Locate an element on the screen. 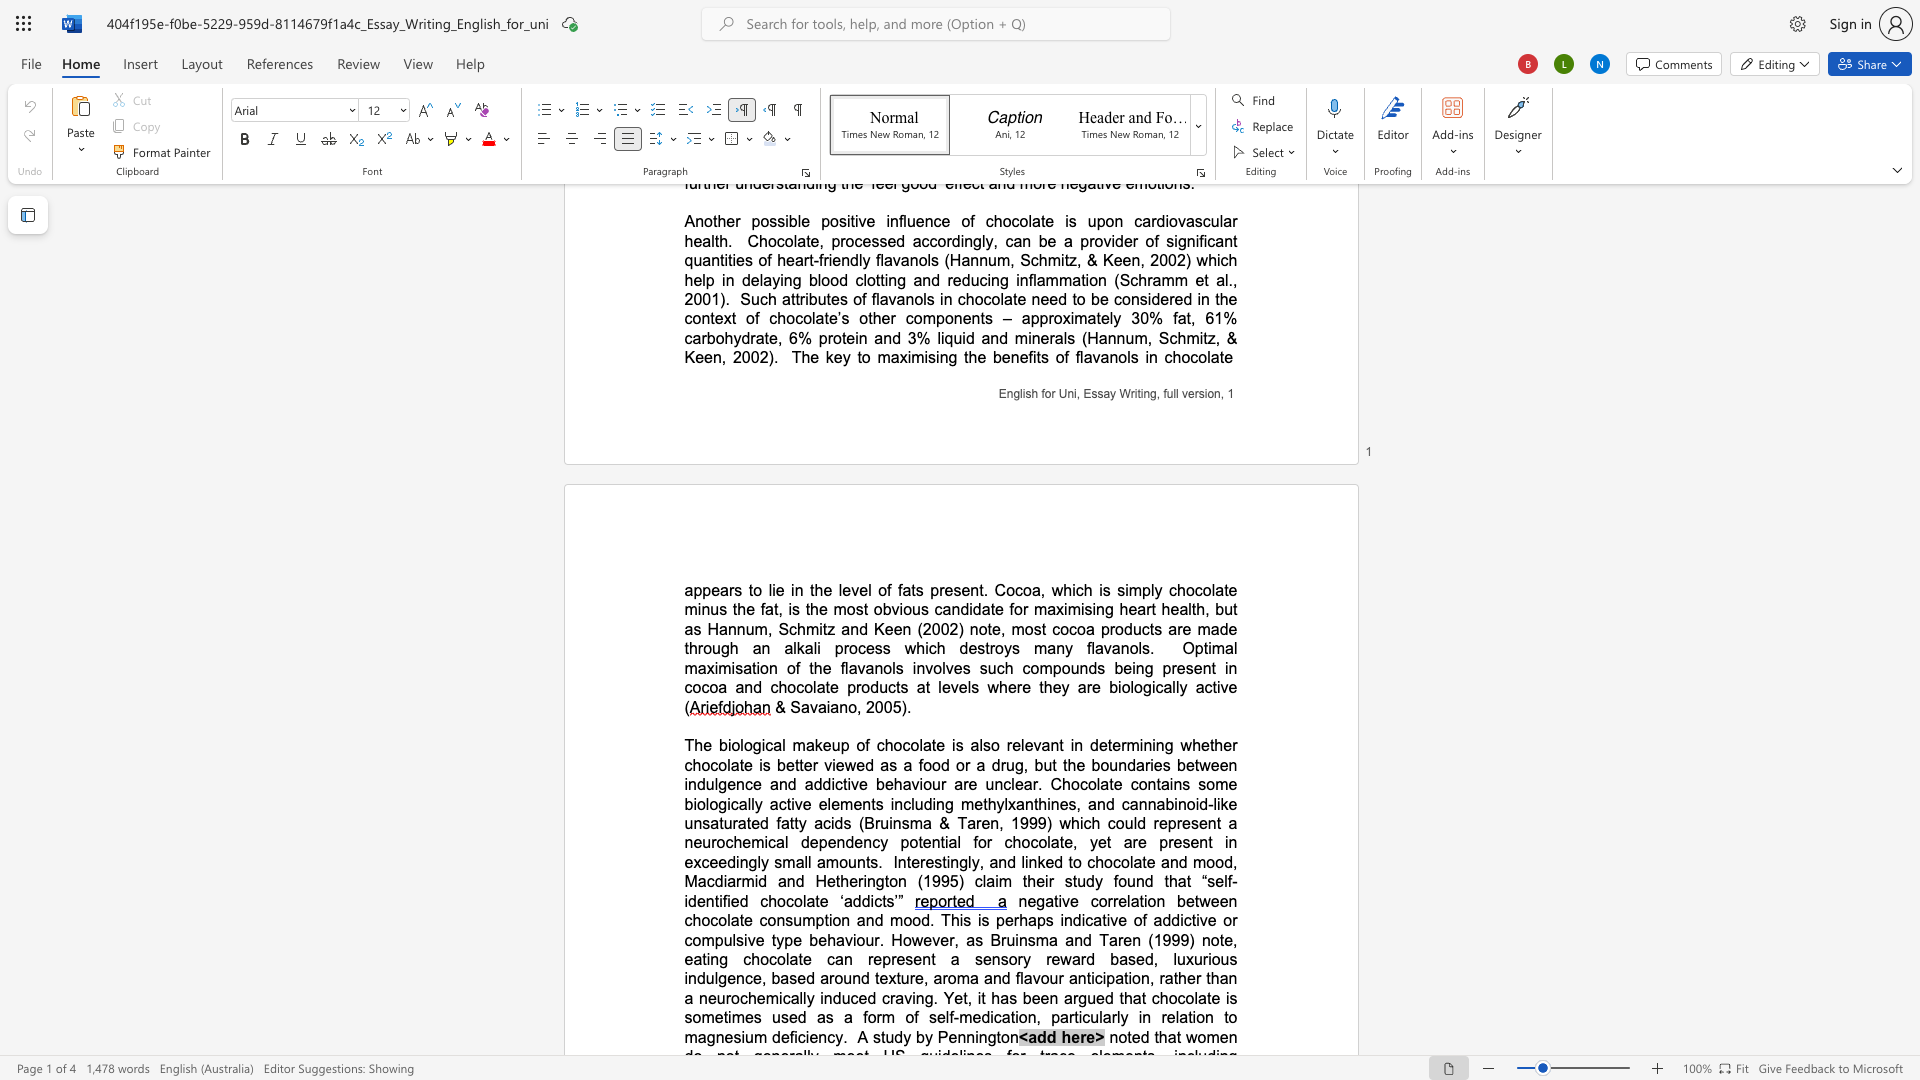 The height and width of the screenshot is (1080, 1920). the 5th character "e" in the text is located at coordinates (1024, 356).